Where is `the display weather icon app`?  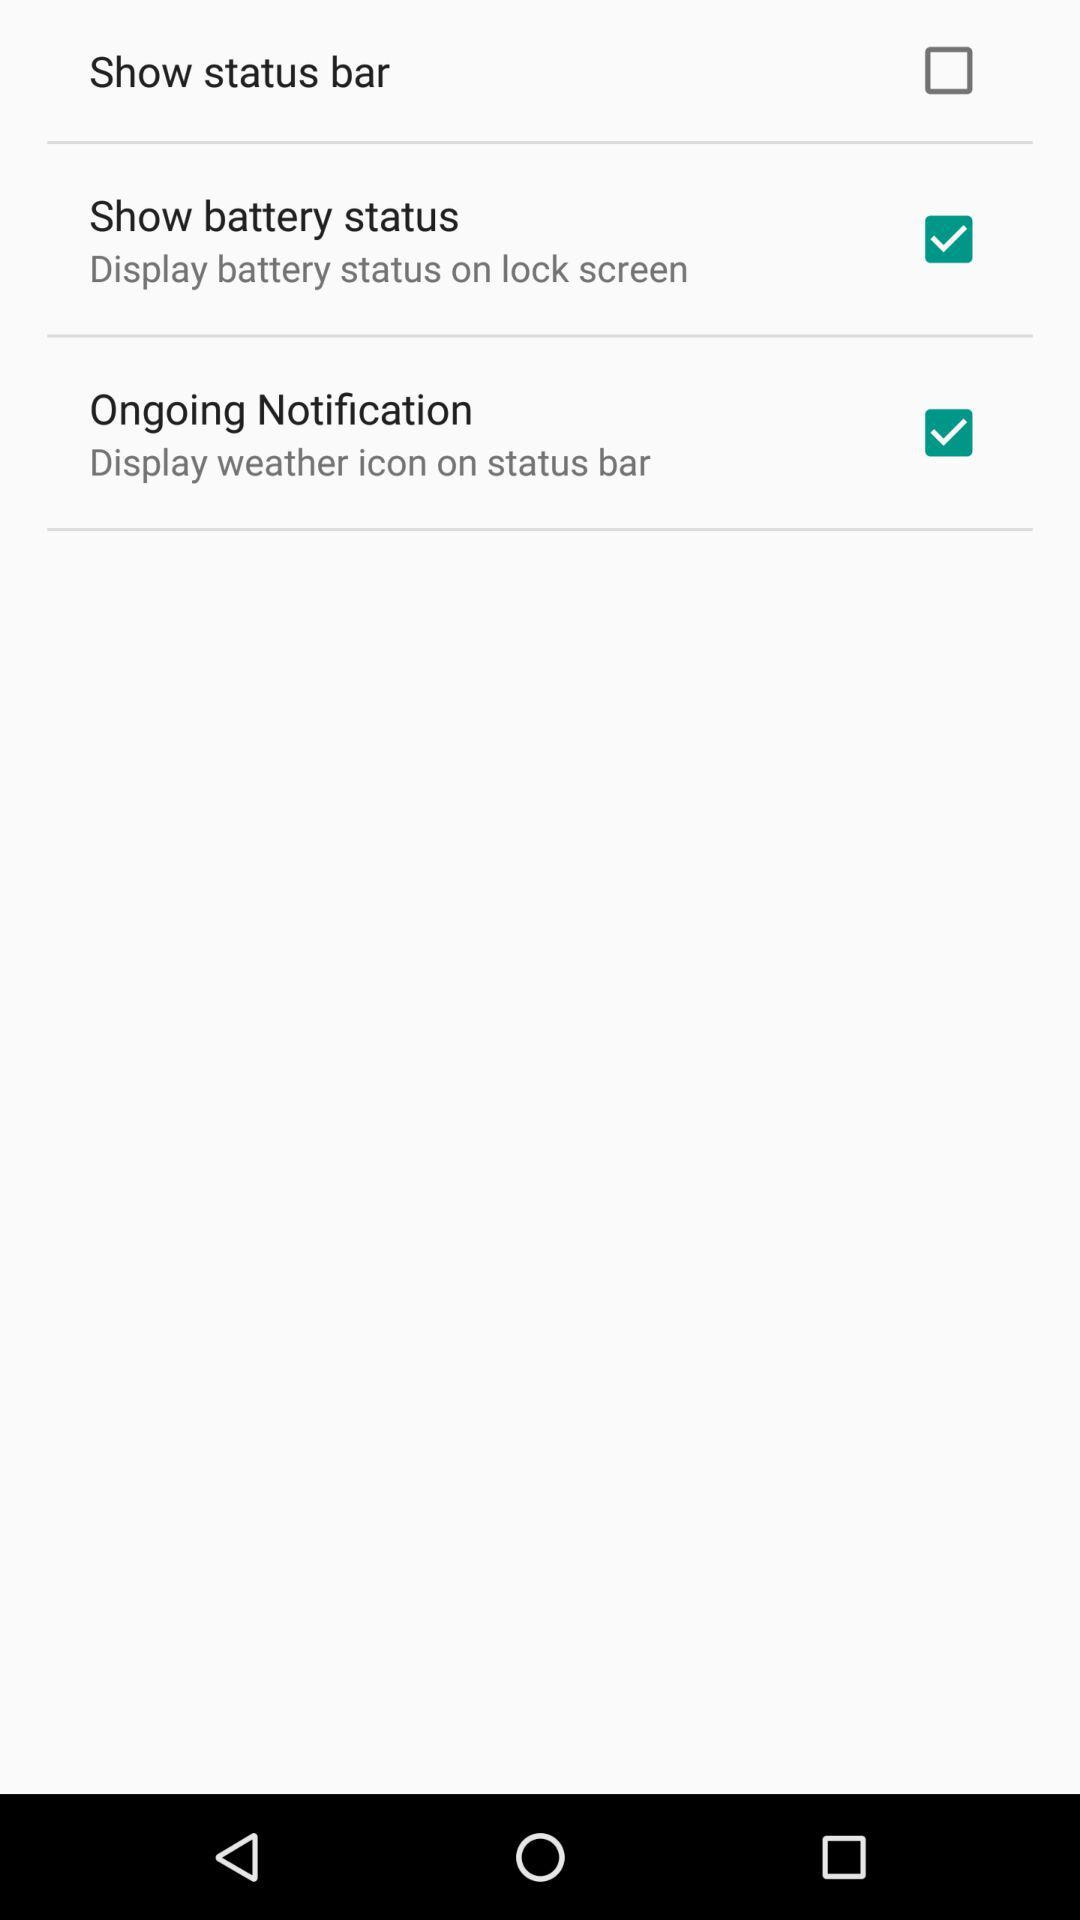 the display weather icon app is located at coordinates (370, 460).